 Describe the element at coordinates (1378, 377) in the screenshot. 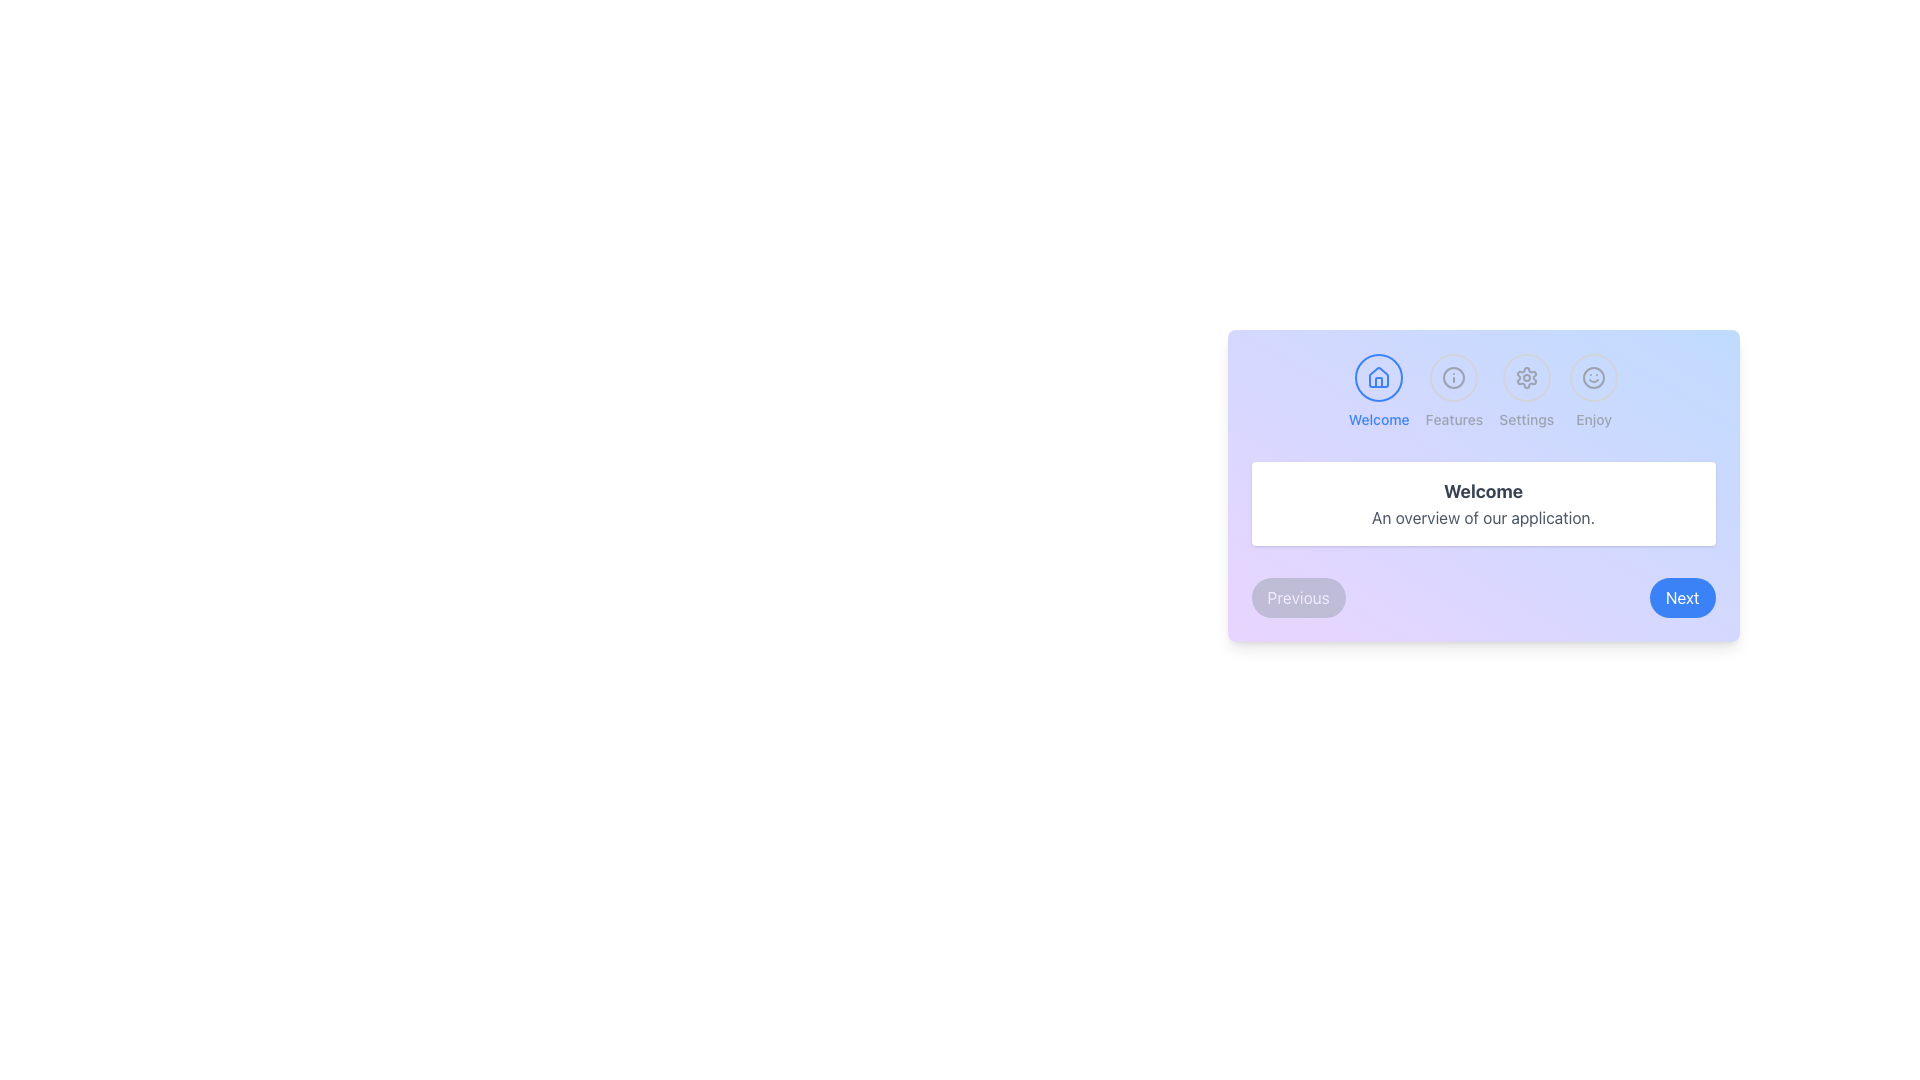

I see `the house-shaped icon within the 'Welcome' button located at the top-left corner of the navigation bar` at that location.